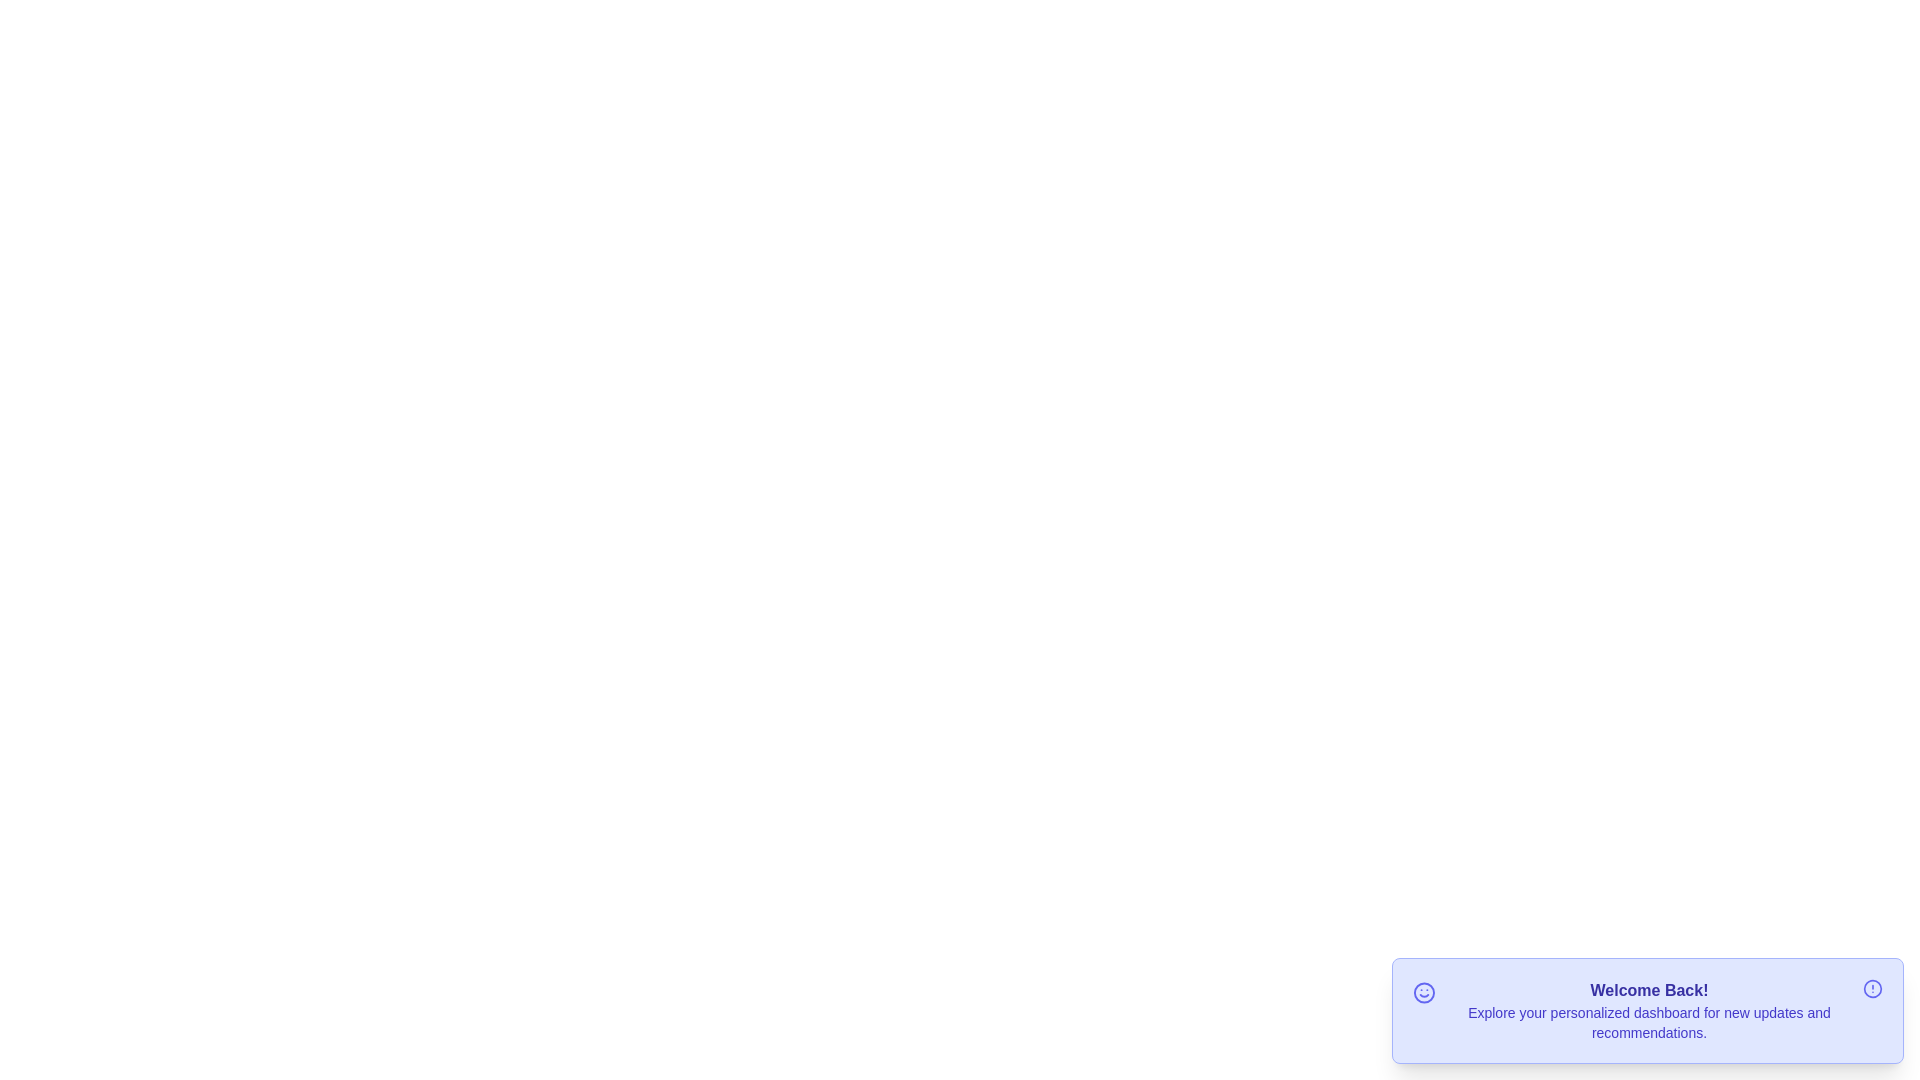 The height and width of the screenshot is (1080, 1920). I want to click on the word 'personalized' within the notification text, so click(1549, 1002).